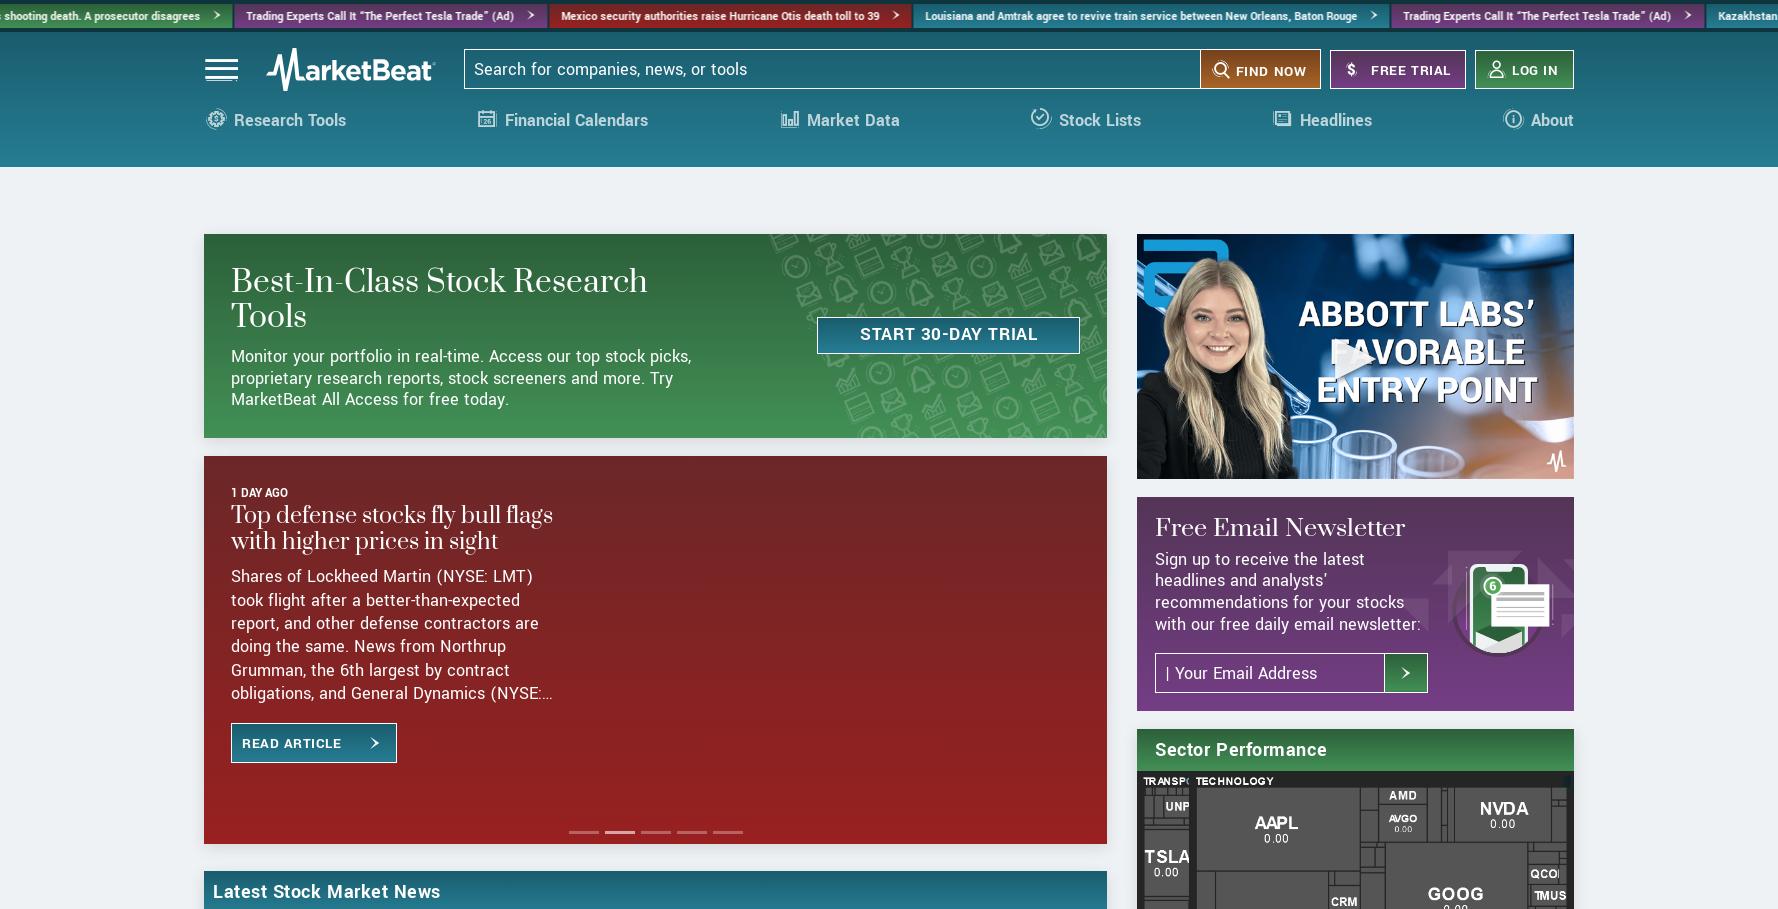 The image size is (1778, 909). Describe the element at coordinates (259, 568) in the screenshot. I see `'1 day ago'` at that location.